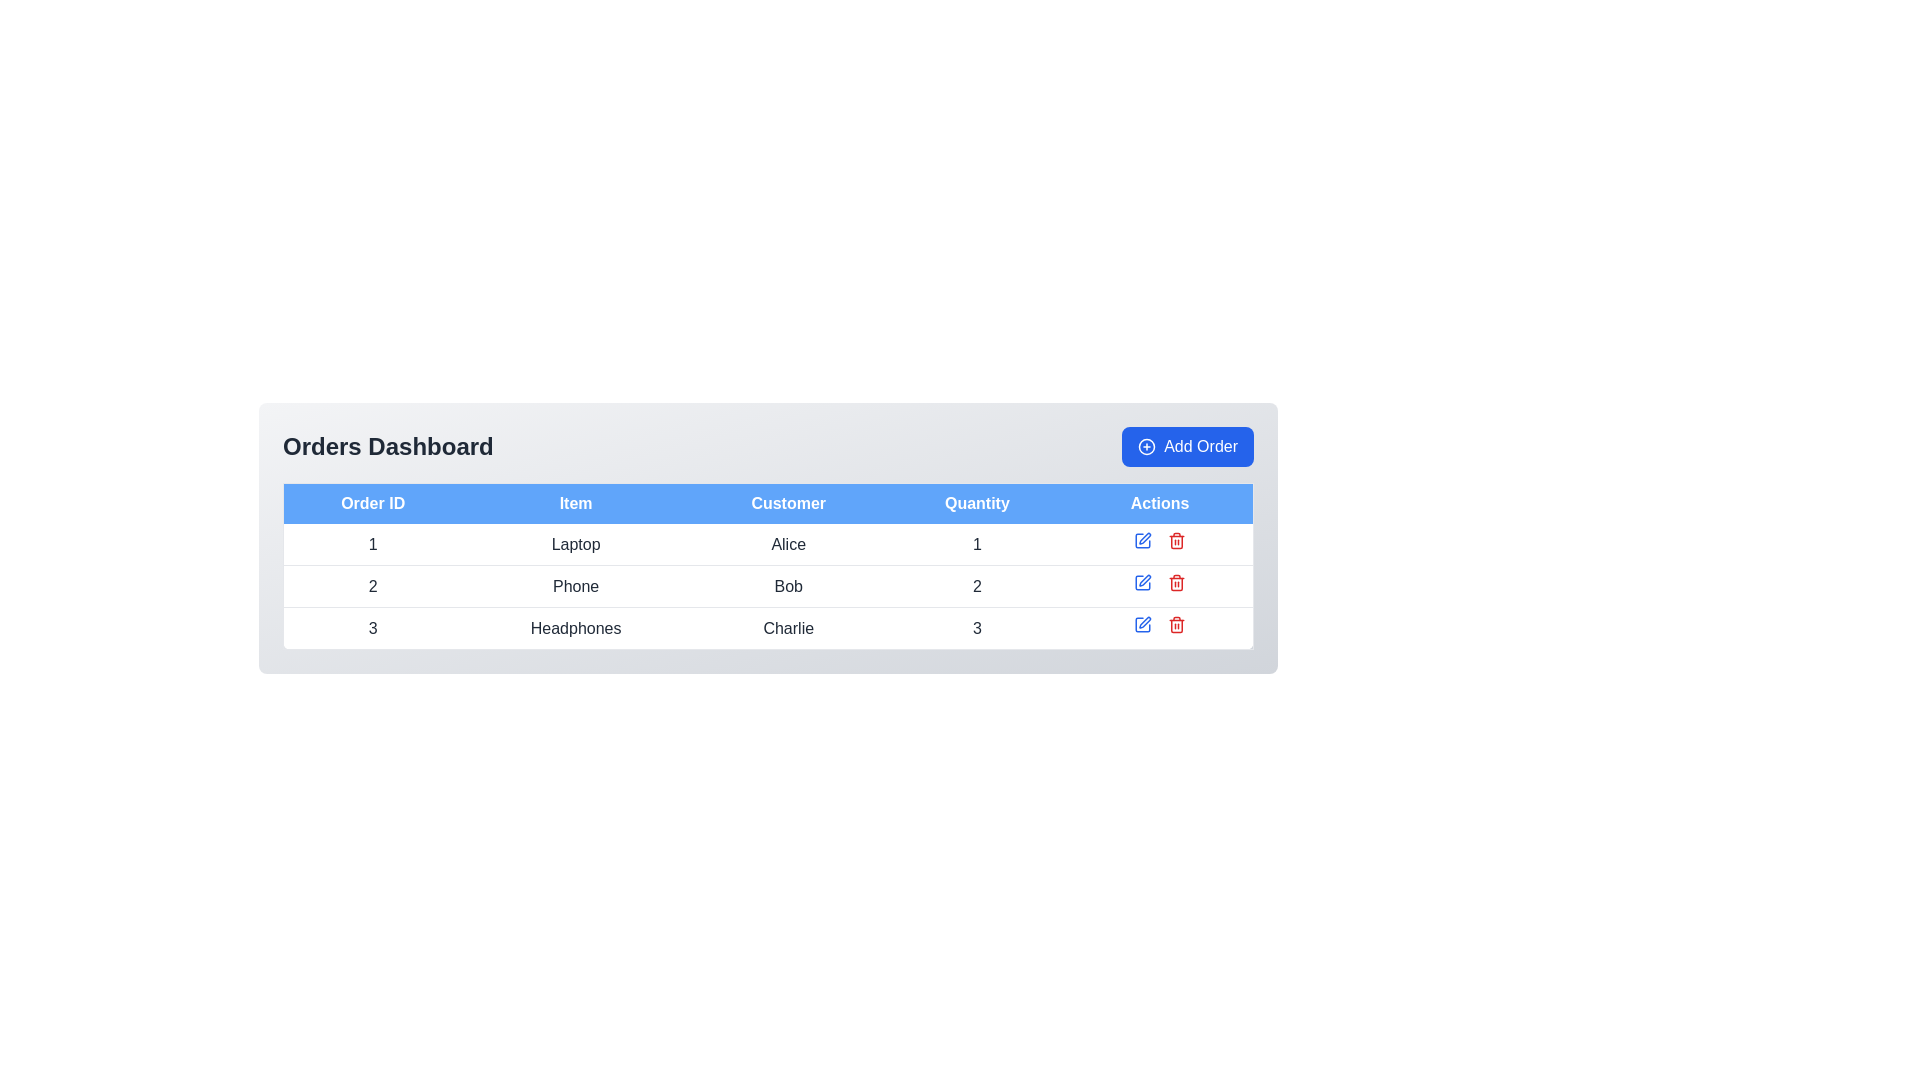 This screenshot has width=1920, height=1080. I want to click on the blue pen icon button in the 'Actions' column of the table row for 'Phone' and 'Bob', so click(1143, 540).